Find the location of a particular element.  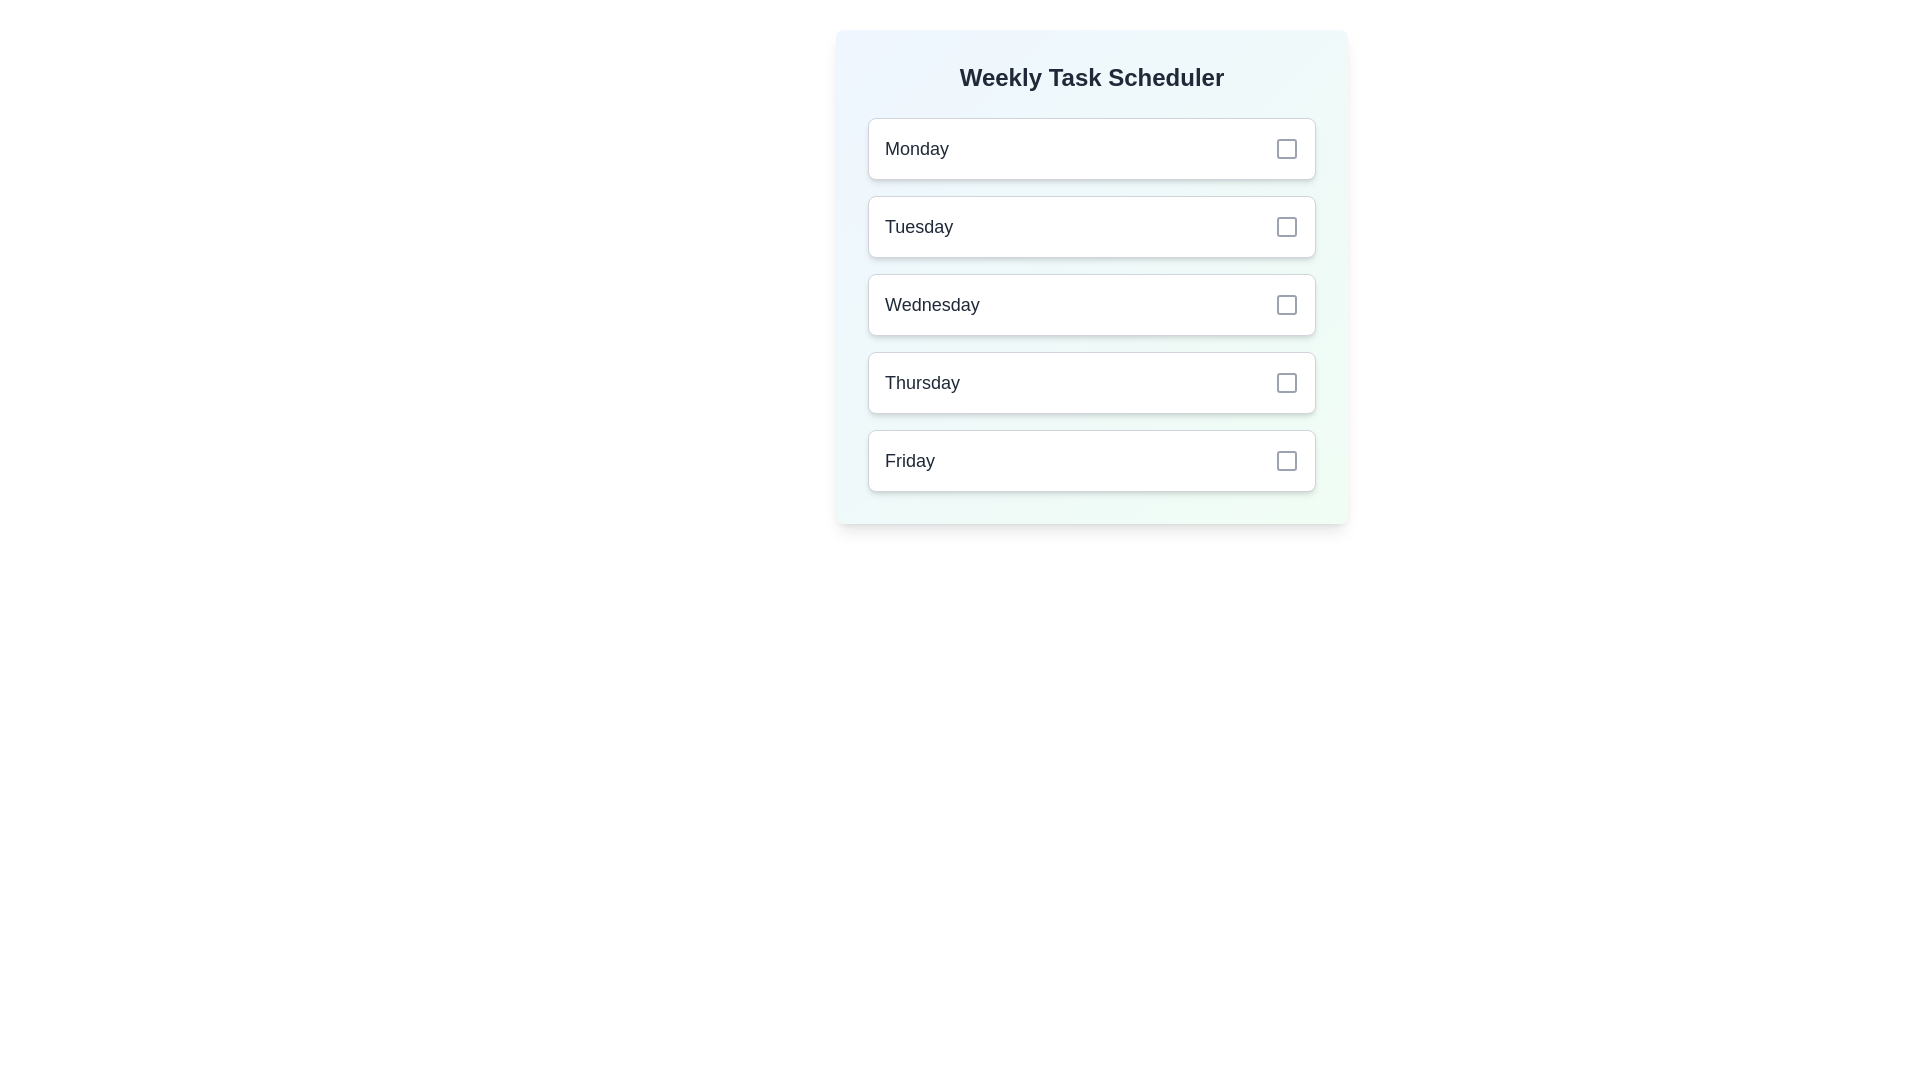

the day Wednesday to view its details is located at coordinates (1090, 304).